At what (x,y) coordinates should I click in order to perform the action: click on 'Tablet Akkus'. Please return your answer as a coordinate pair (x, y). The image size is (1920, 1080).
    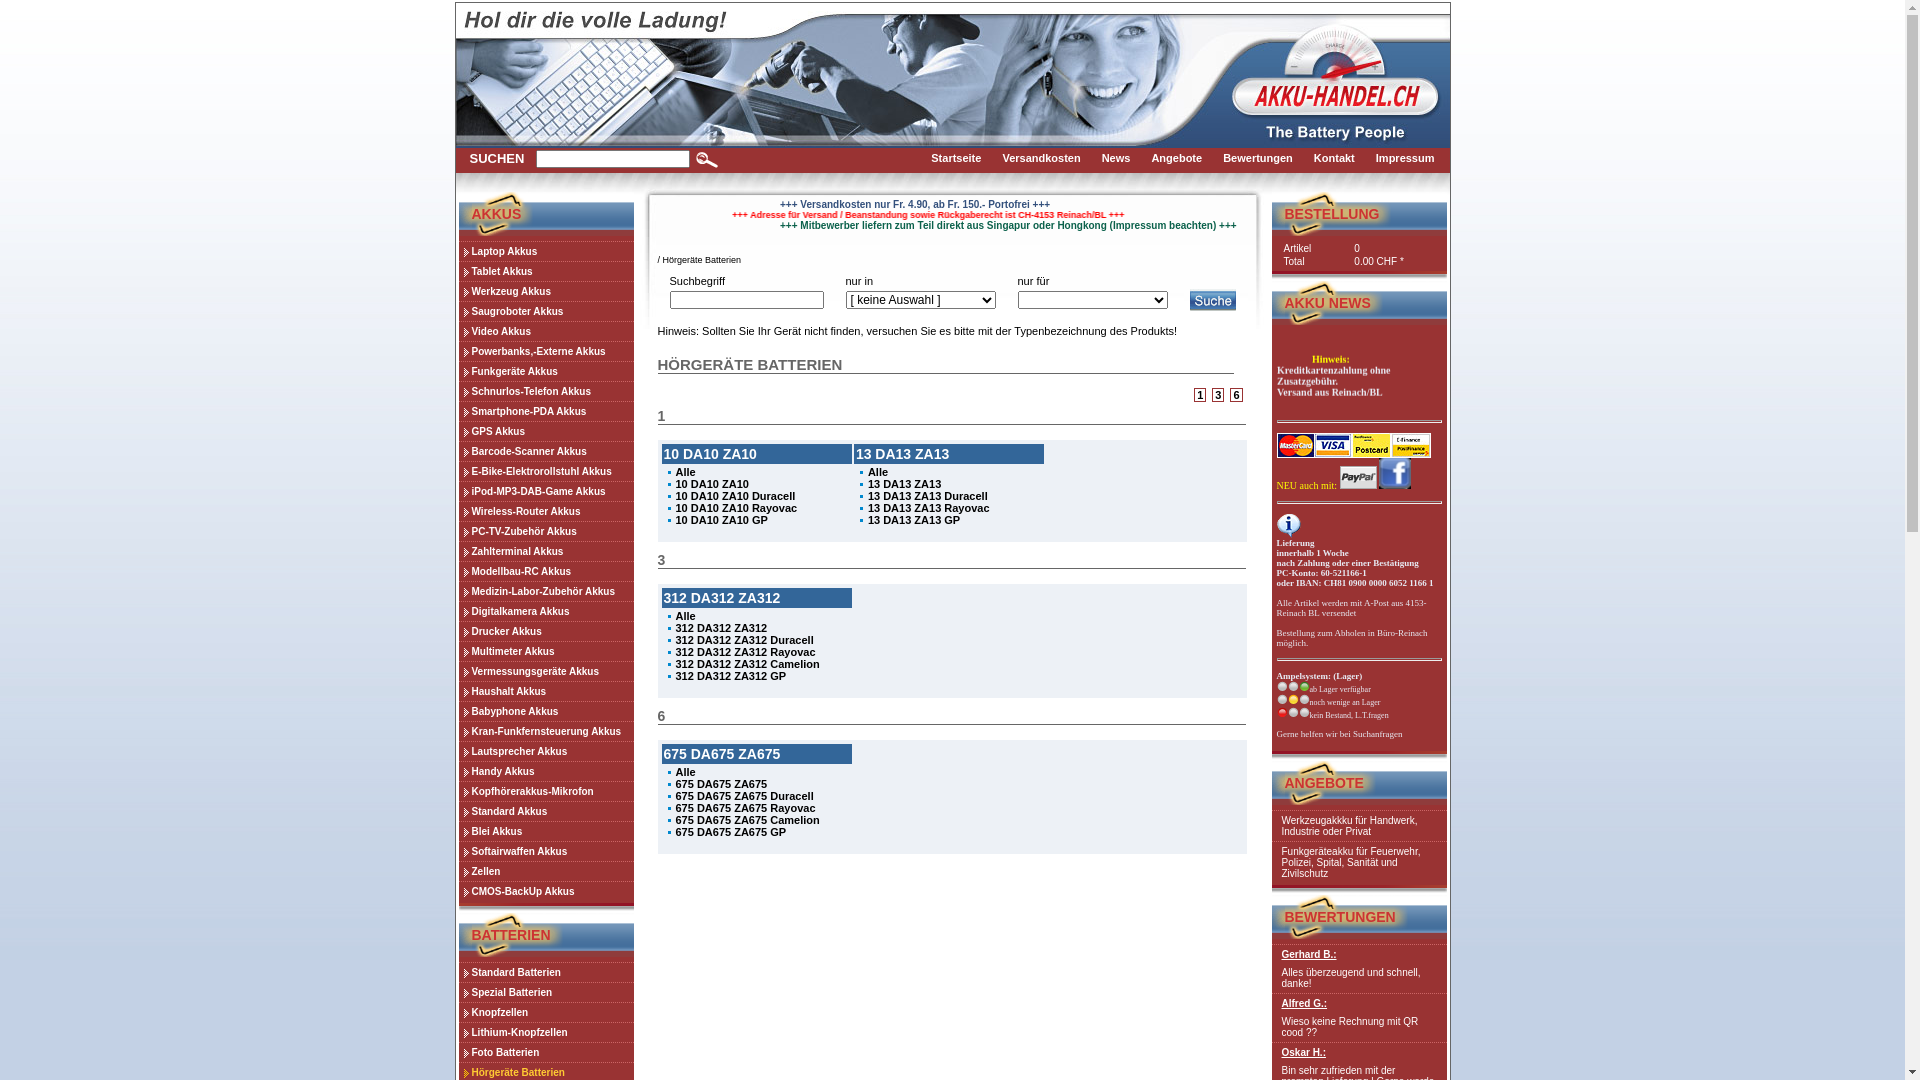
    Looking at the image, I should click on (545, 270).